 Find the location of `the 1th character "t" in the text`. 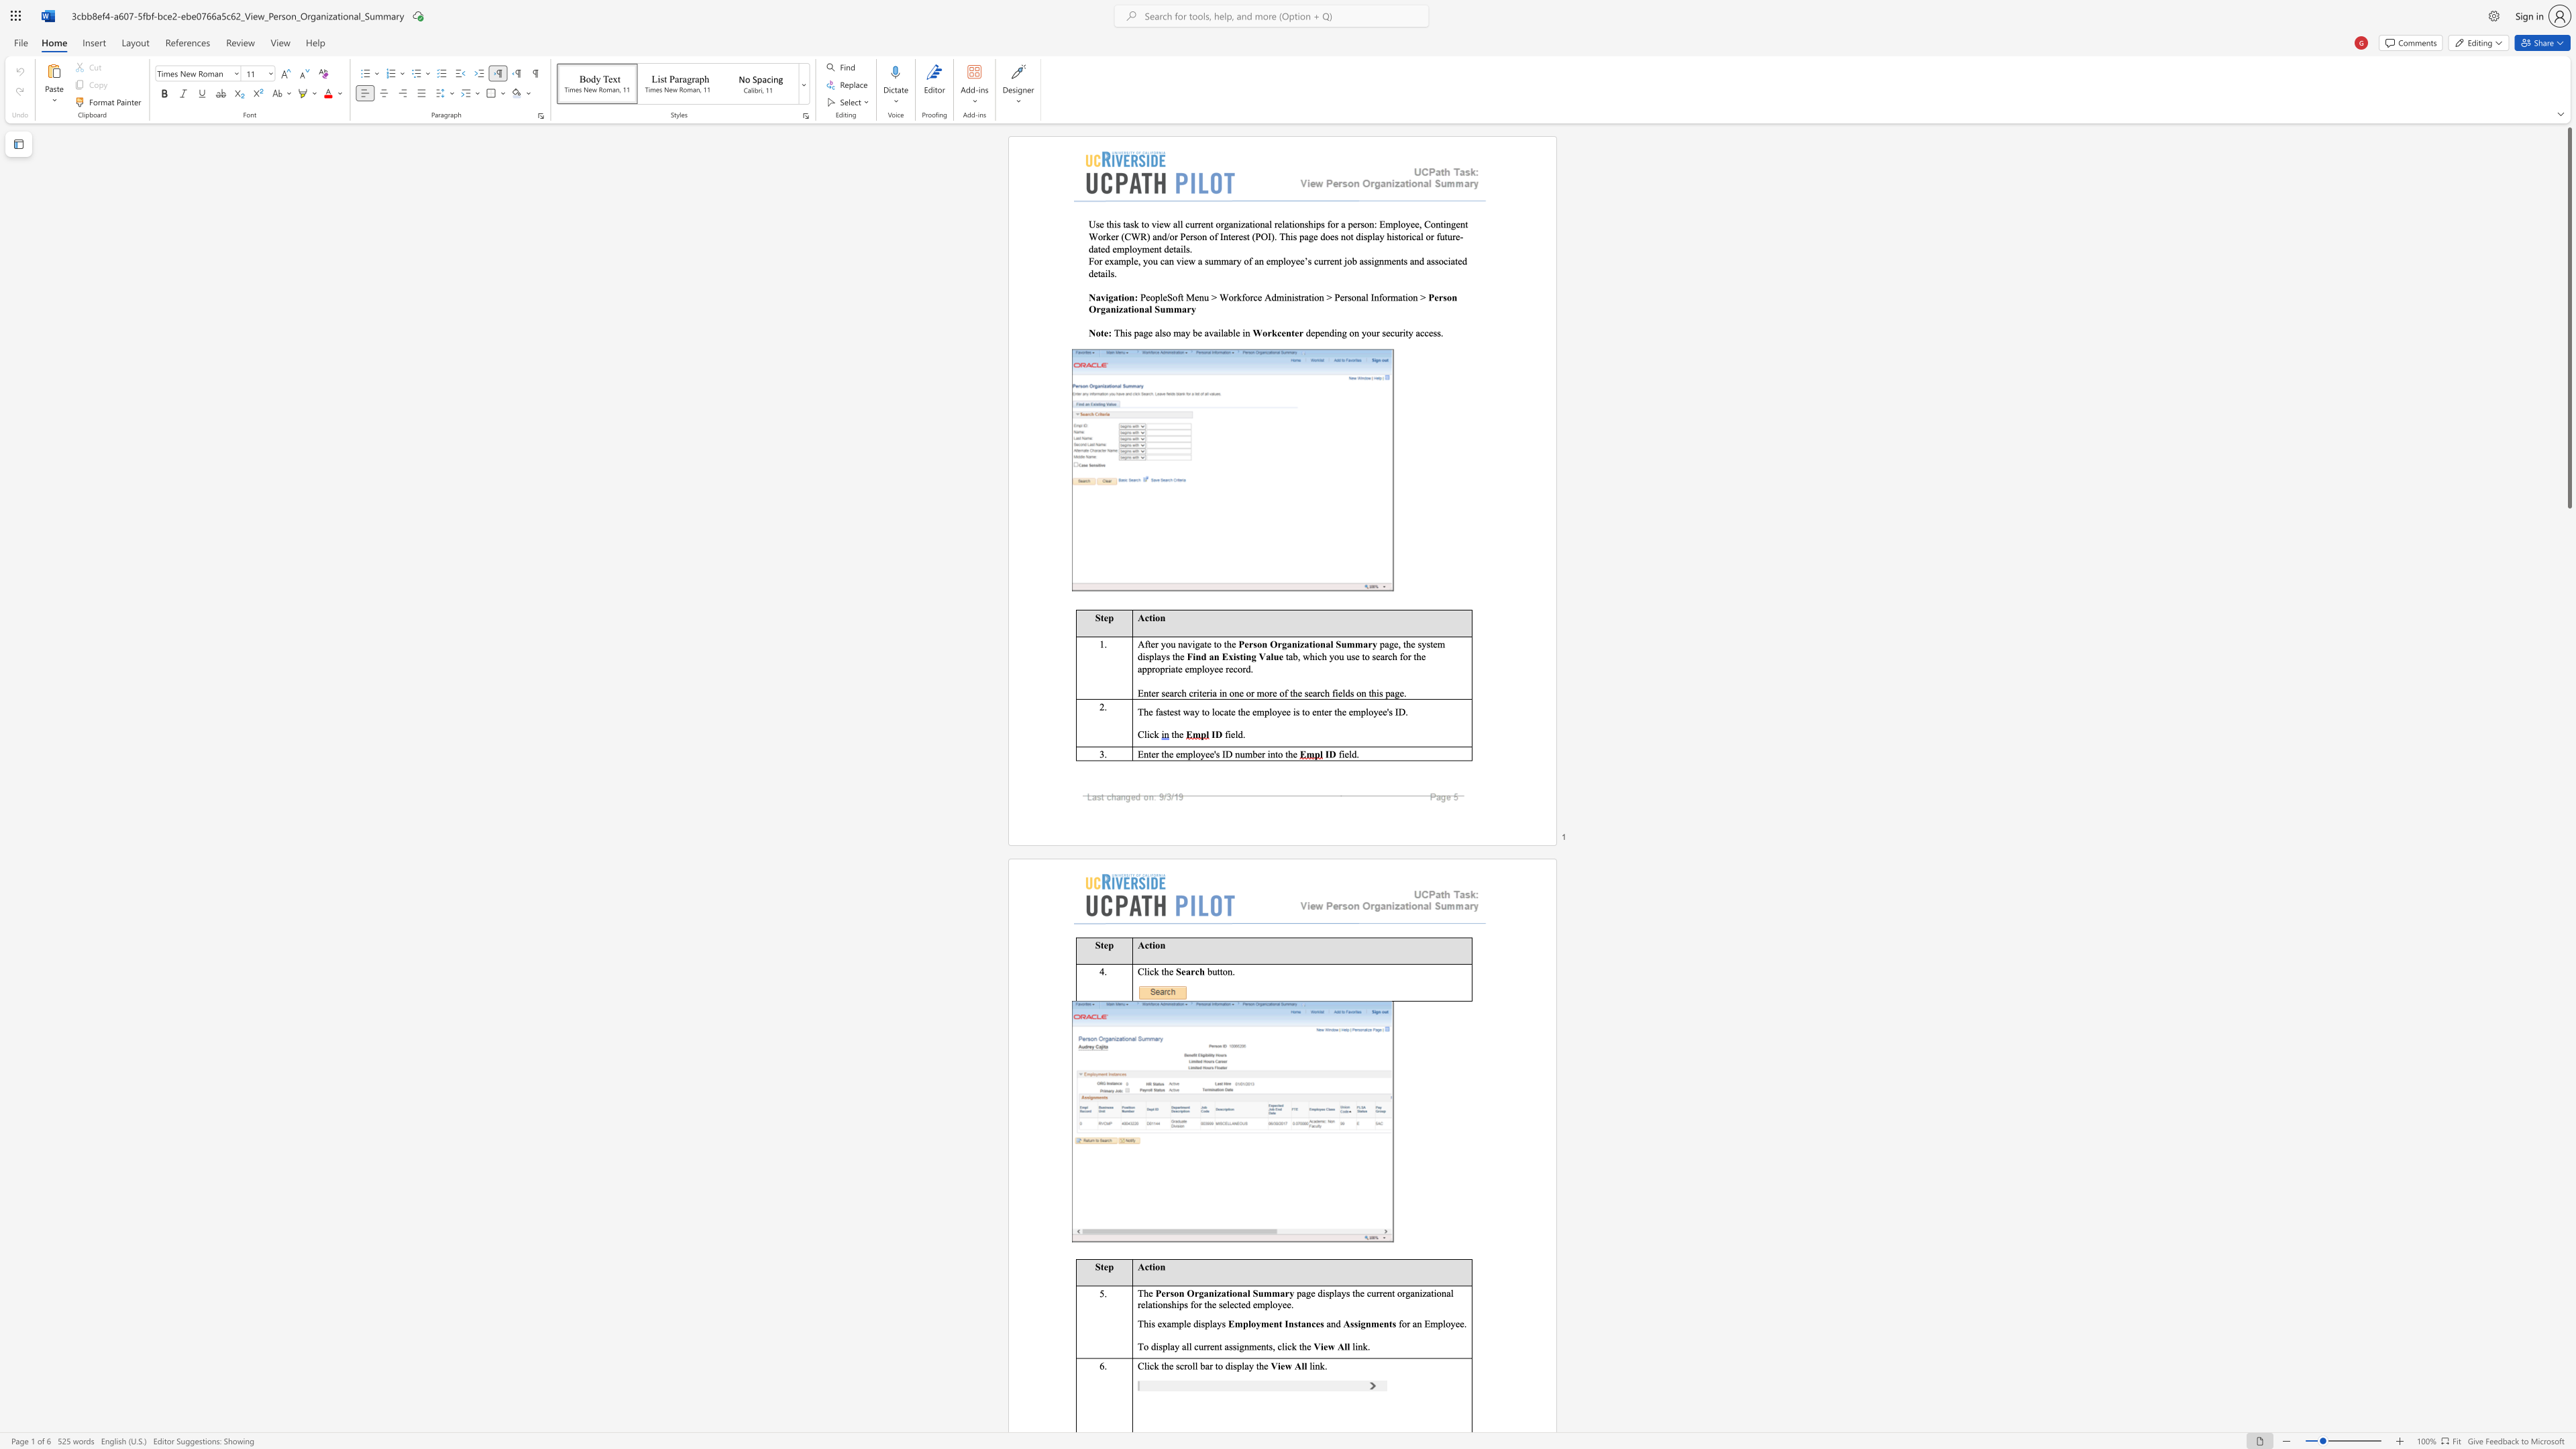

the 1th character "t" in the text is located at coordinates (1311, 643).